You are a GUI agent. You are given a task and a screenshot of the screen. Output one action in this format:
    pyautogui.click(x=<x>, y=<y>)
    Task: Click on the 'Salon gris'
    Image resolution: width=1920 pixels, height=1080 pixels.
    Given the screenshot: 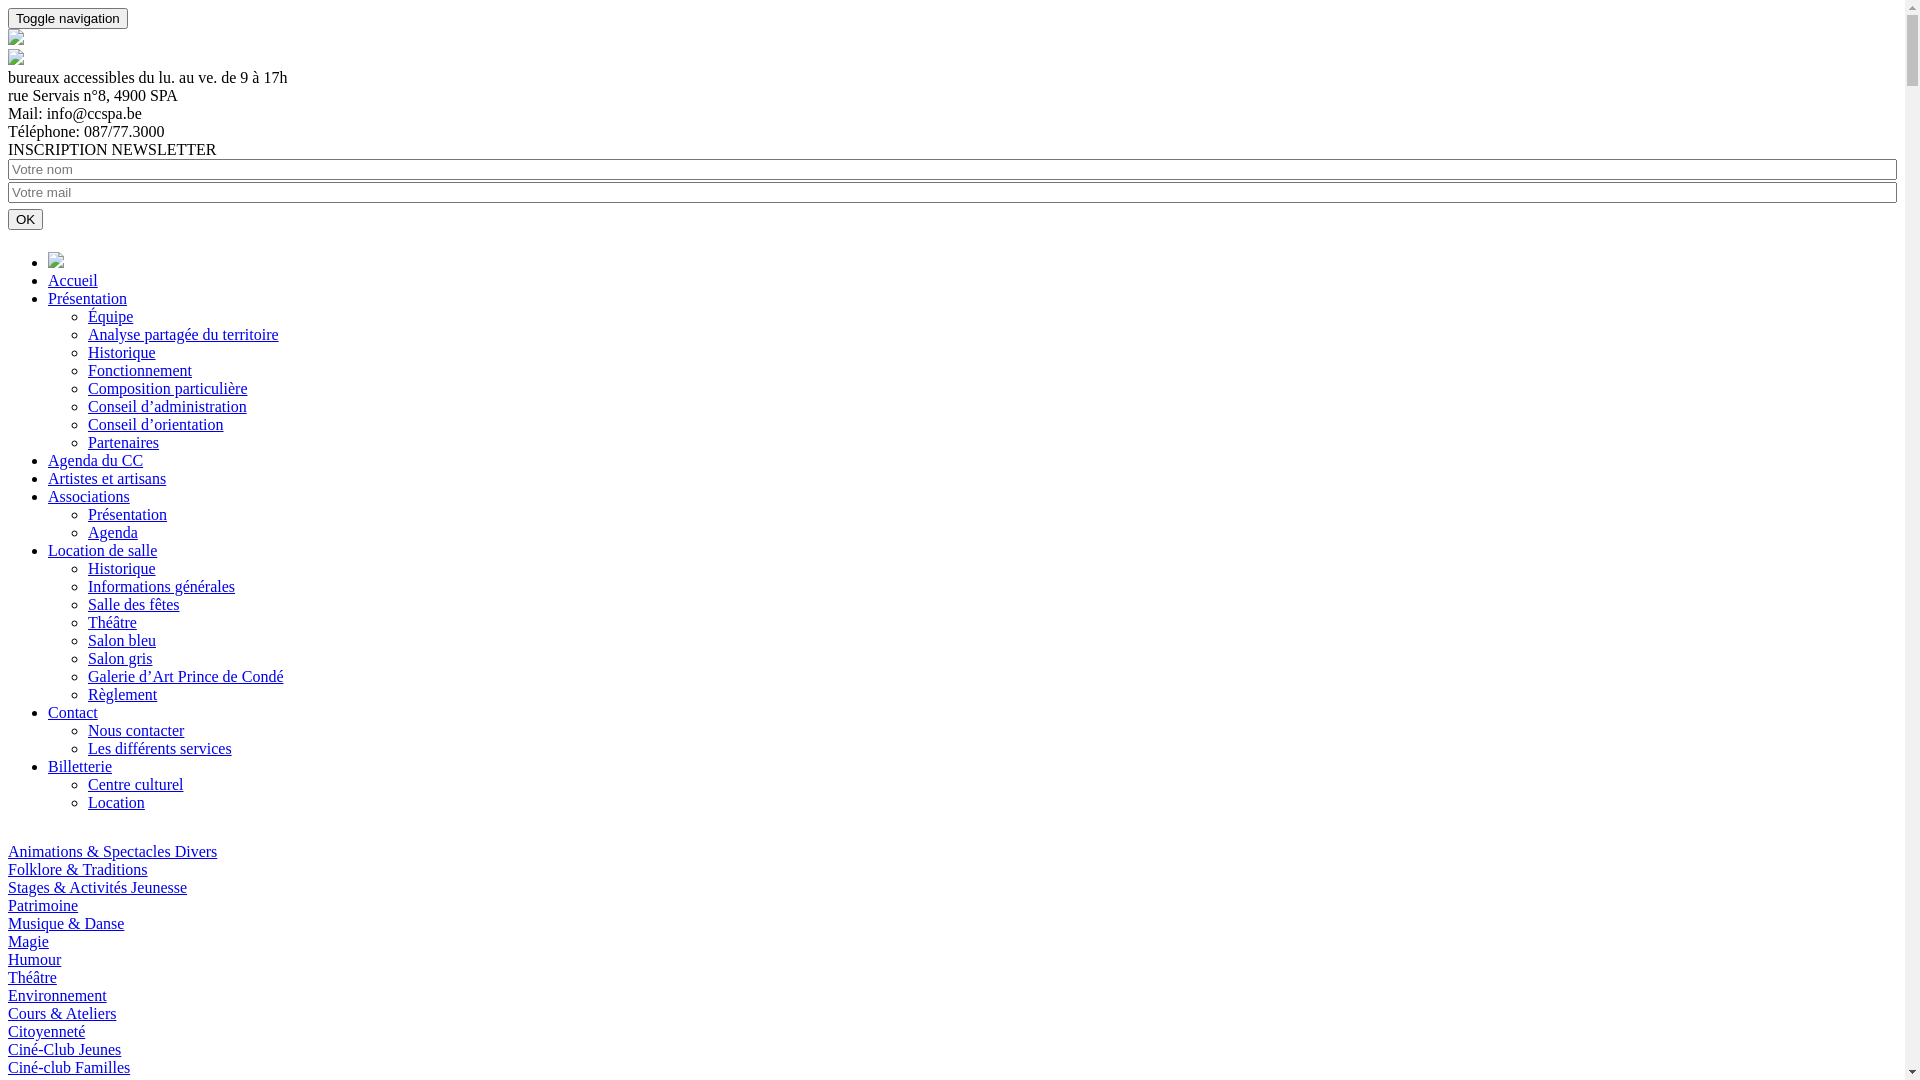 What is the action you would take?
    pyautogui.click(x=119, y=658)
    